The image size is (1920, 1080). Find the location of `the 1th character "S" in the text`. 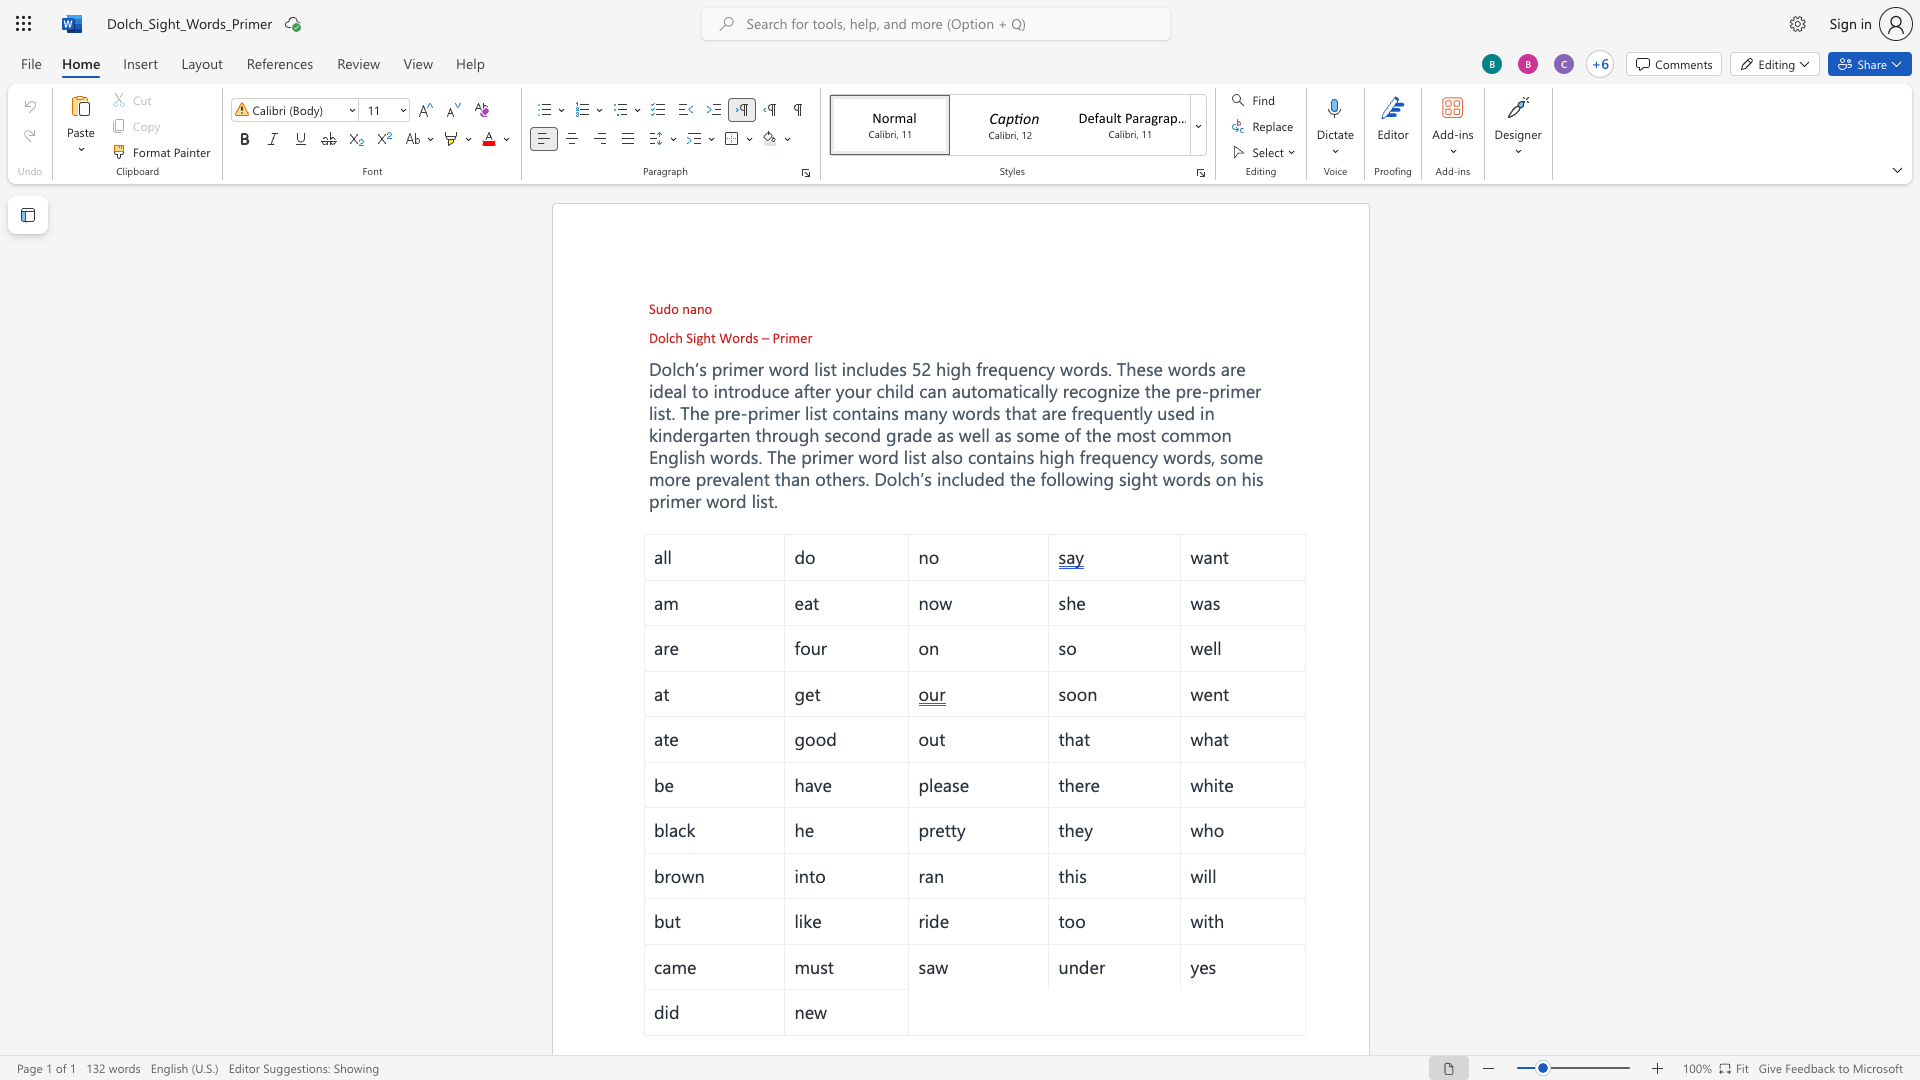

the 1th character "S" in the text is located at coordinates (689, 337).